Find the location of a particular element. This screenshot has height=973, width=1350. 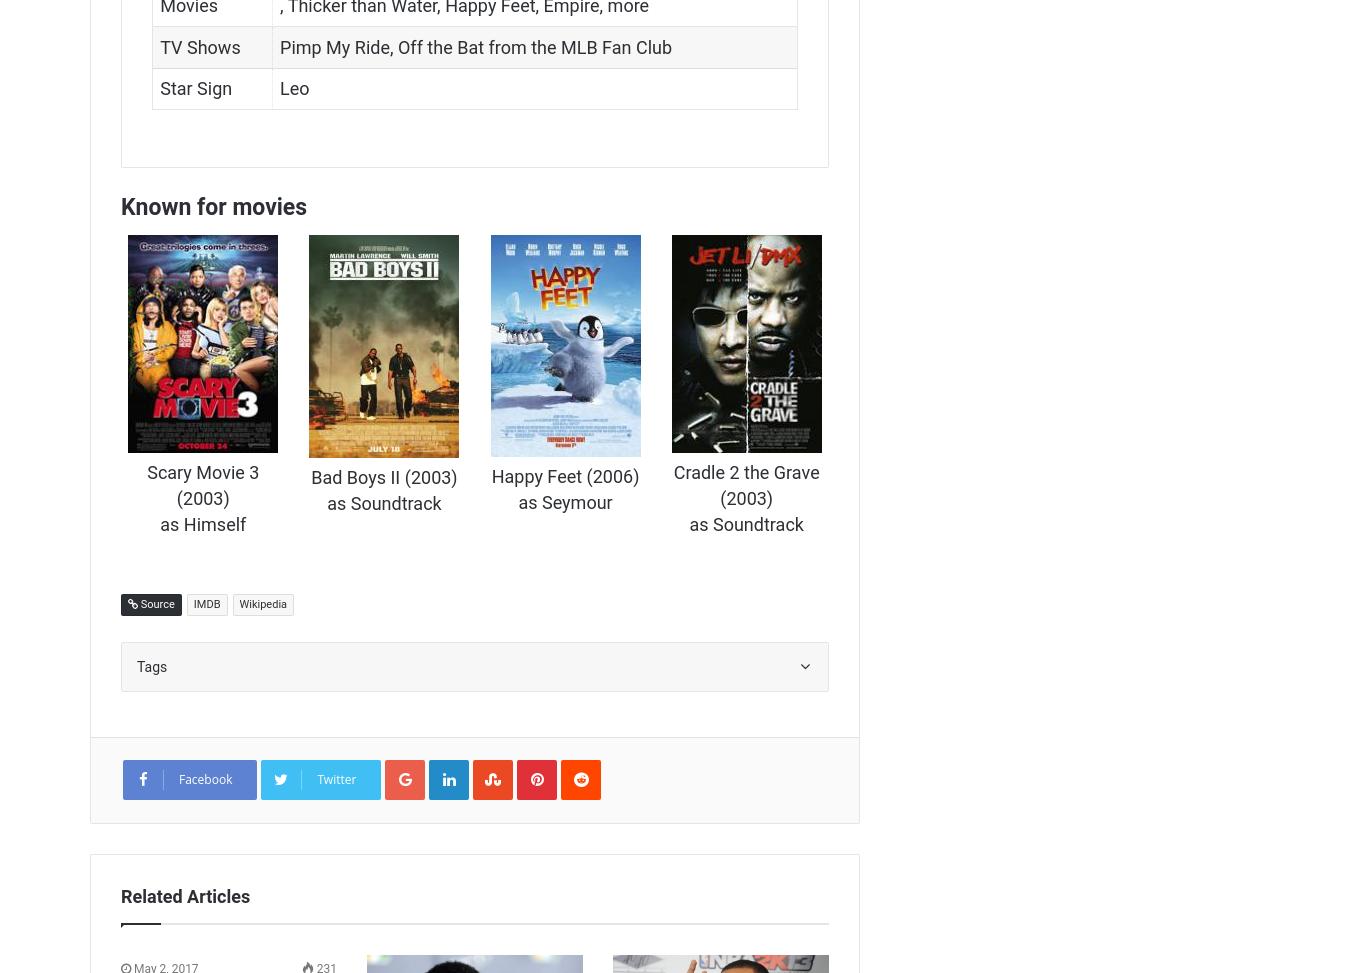

'Pimp My Ride, Off the Bat from the MLB Fan Club' is located at coordinates (475, 46).